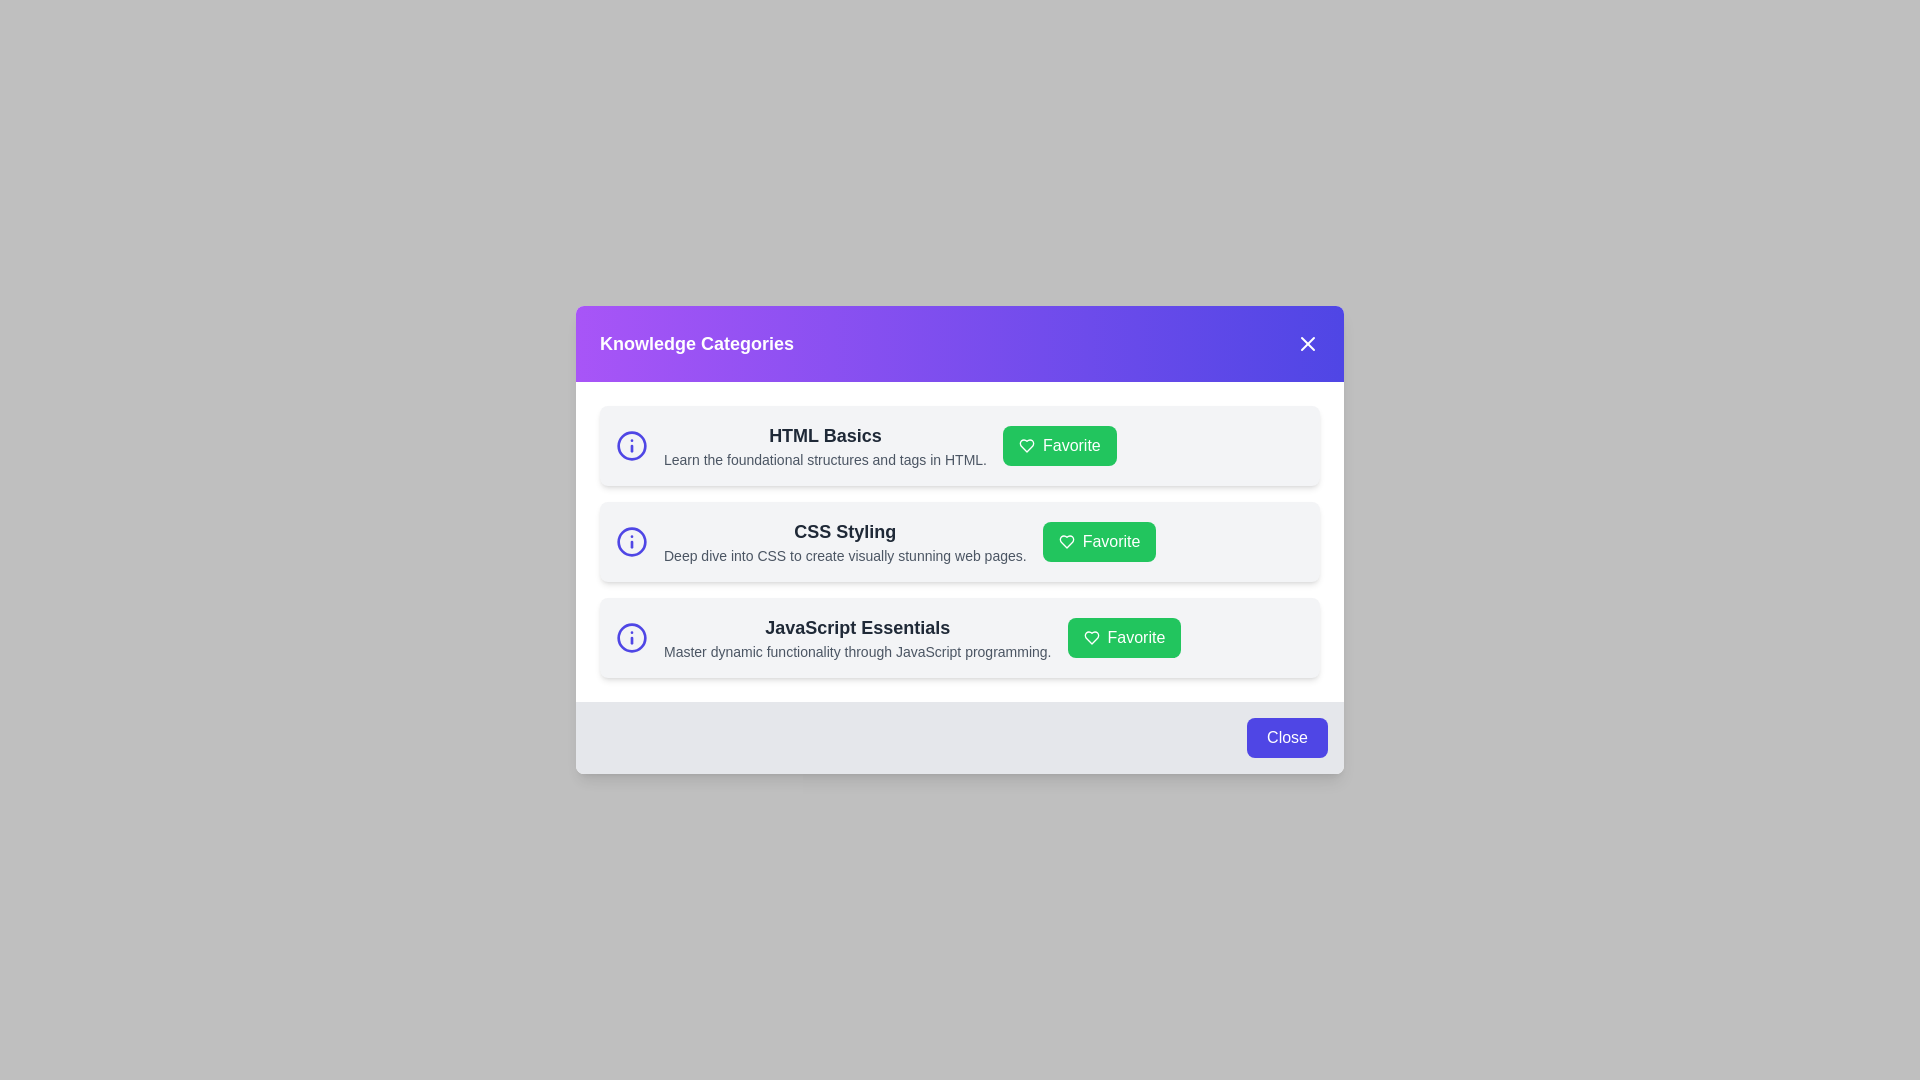 The height and width of the screenshot is (1080, 1920). I want to click on the Text block with a title and description that represents a course or topic related to CSS Styling, located in the second card between 'HTML Basics' and 'JavaScript Essentials', so click(845, 542).